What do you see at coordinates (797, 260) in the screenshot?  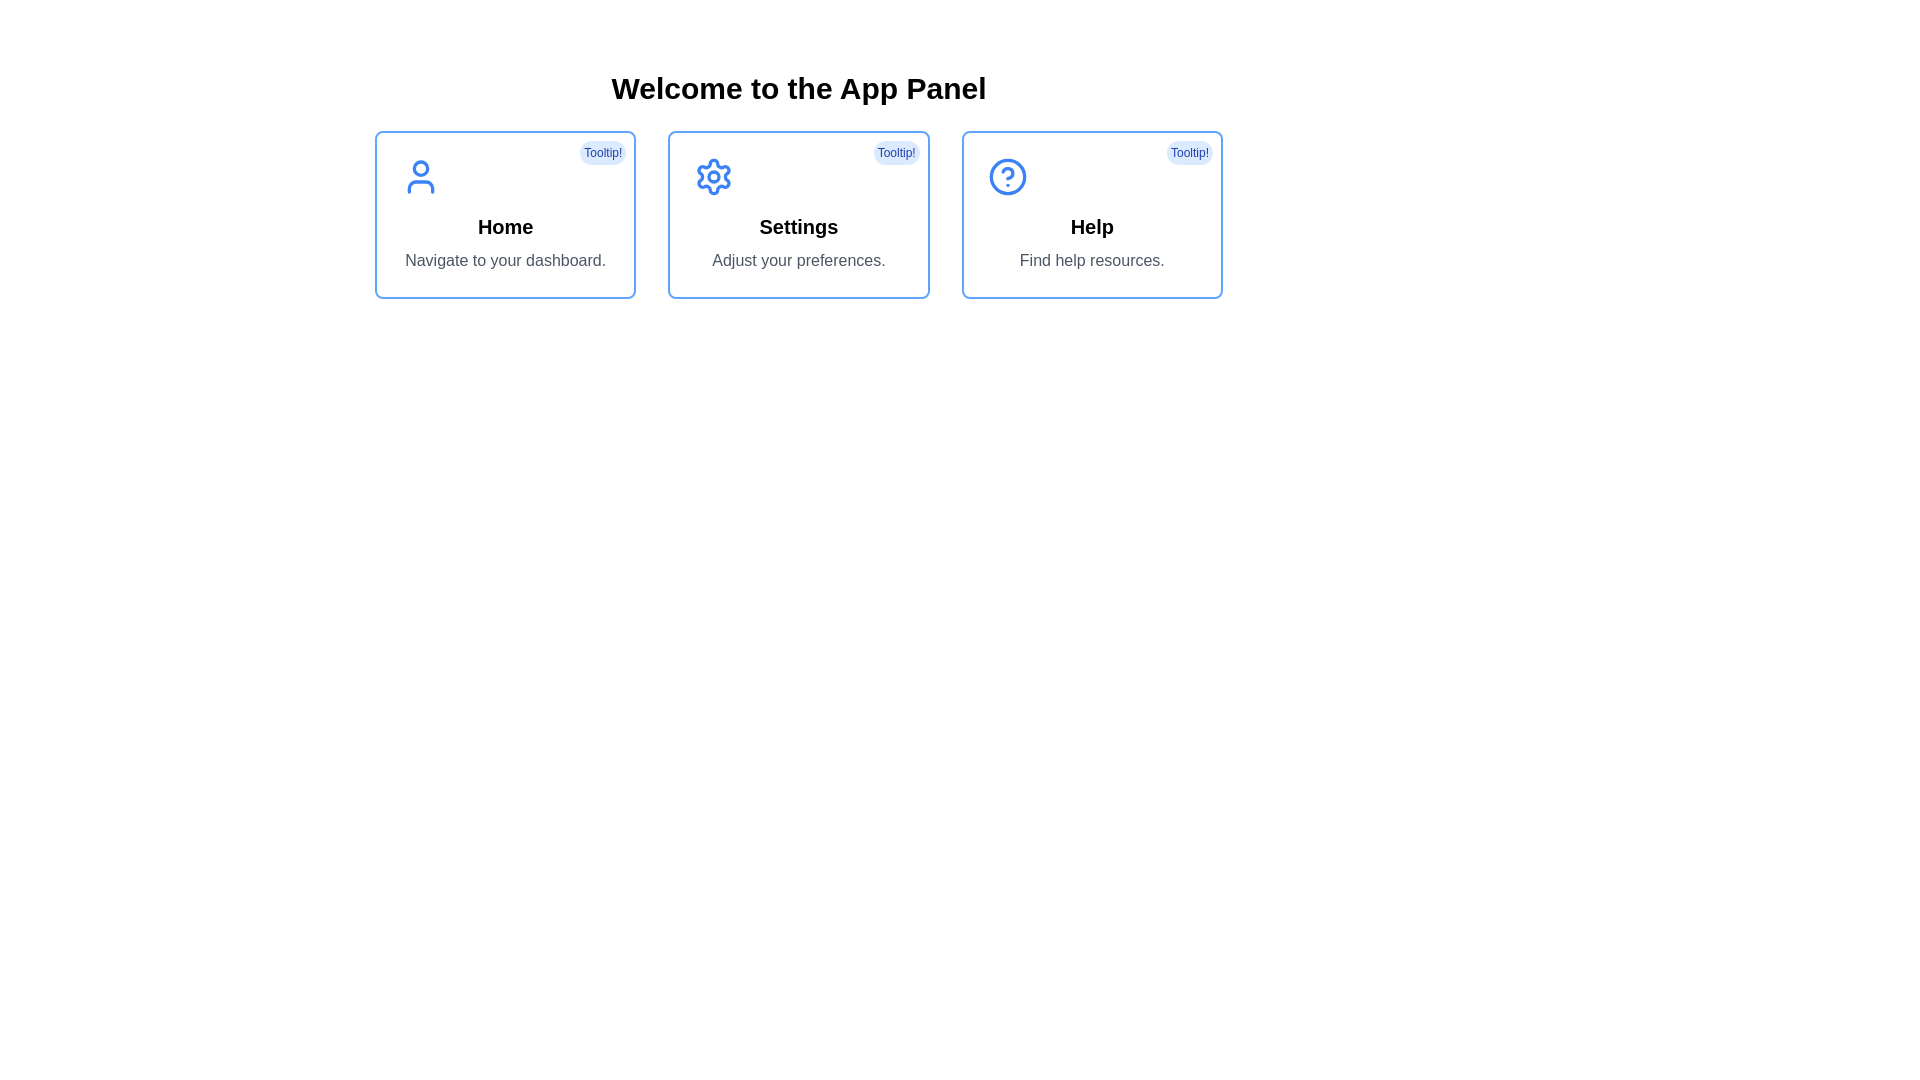 I see `the text label that says 'Adjust your preferences.', which is styled in a small gray font and located below the 'Settings' title` at bounding box center [797, 260].